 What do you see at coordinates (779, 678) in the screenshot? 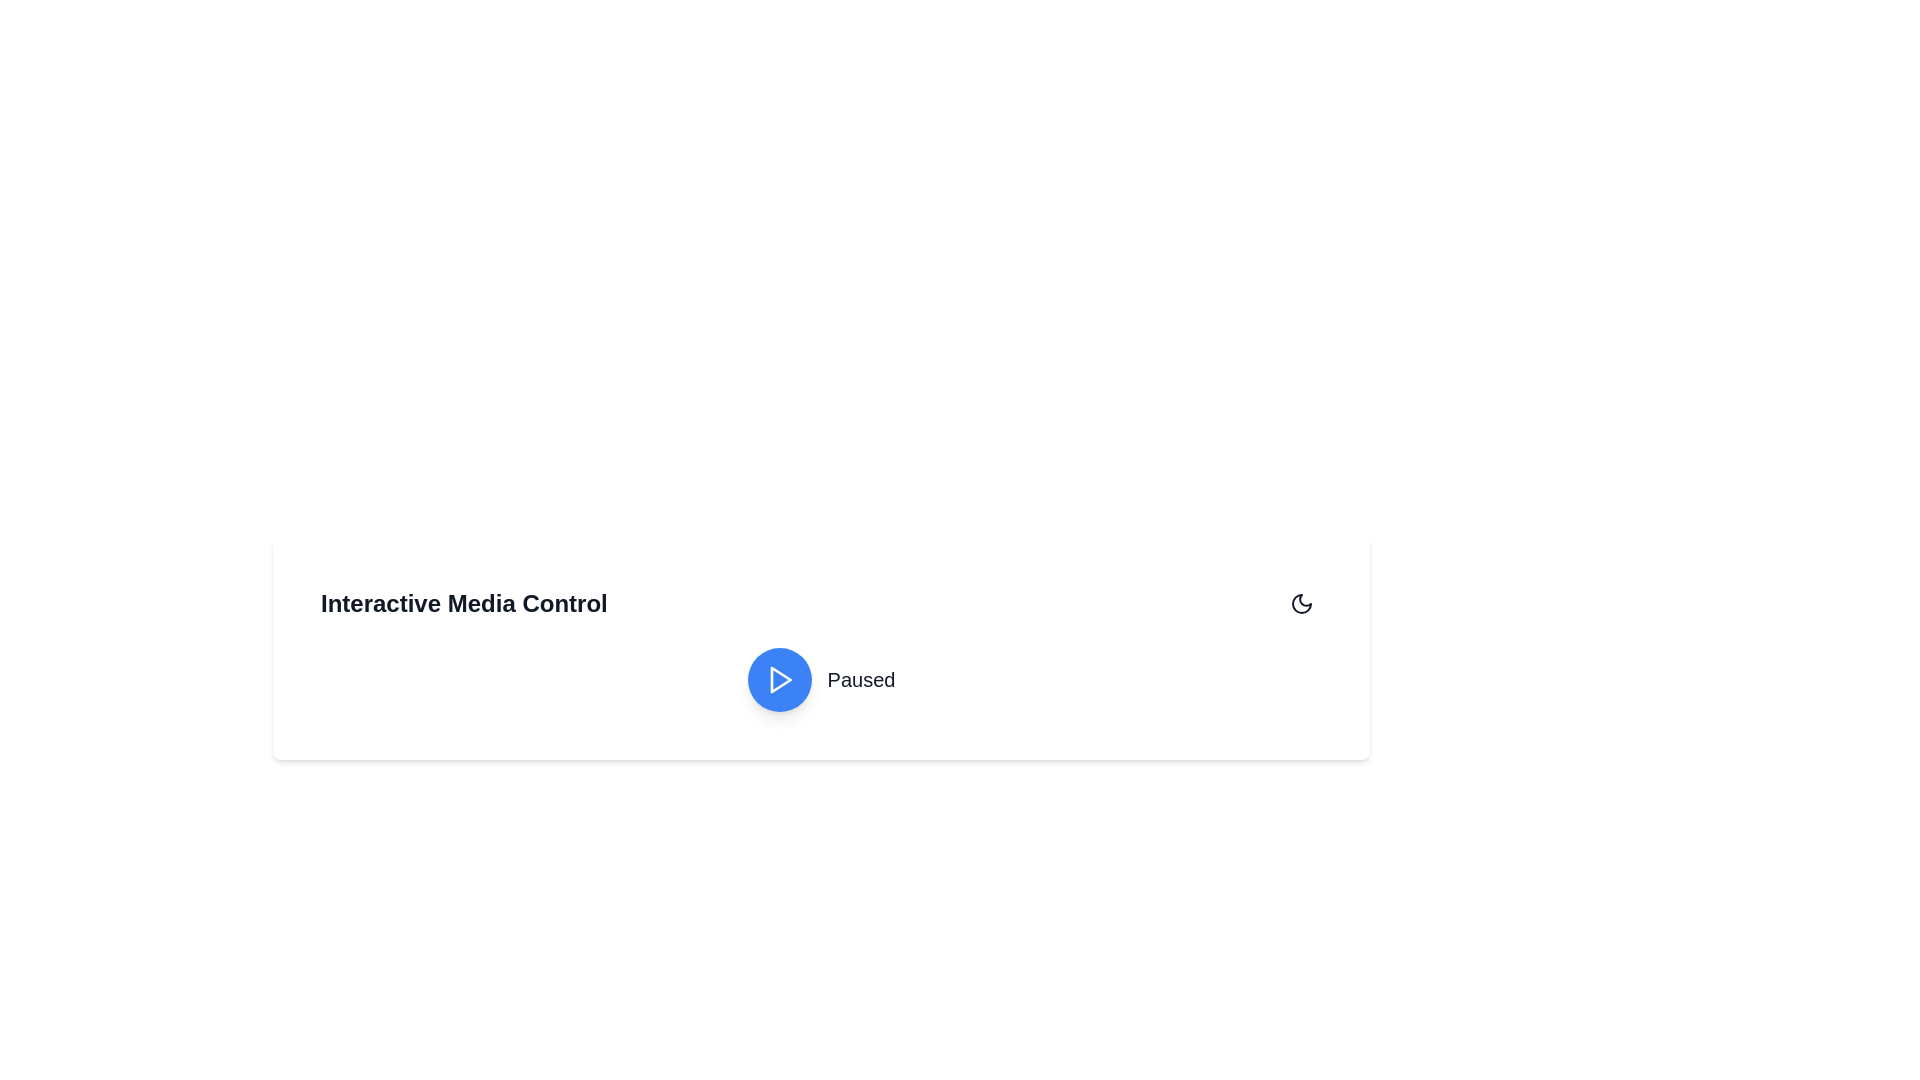
I see `the playback state icon inside the circular button labeled 'Paused'` at bounding box center [779, 678].